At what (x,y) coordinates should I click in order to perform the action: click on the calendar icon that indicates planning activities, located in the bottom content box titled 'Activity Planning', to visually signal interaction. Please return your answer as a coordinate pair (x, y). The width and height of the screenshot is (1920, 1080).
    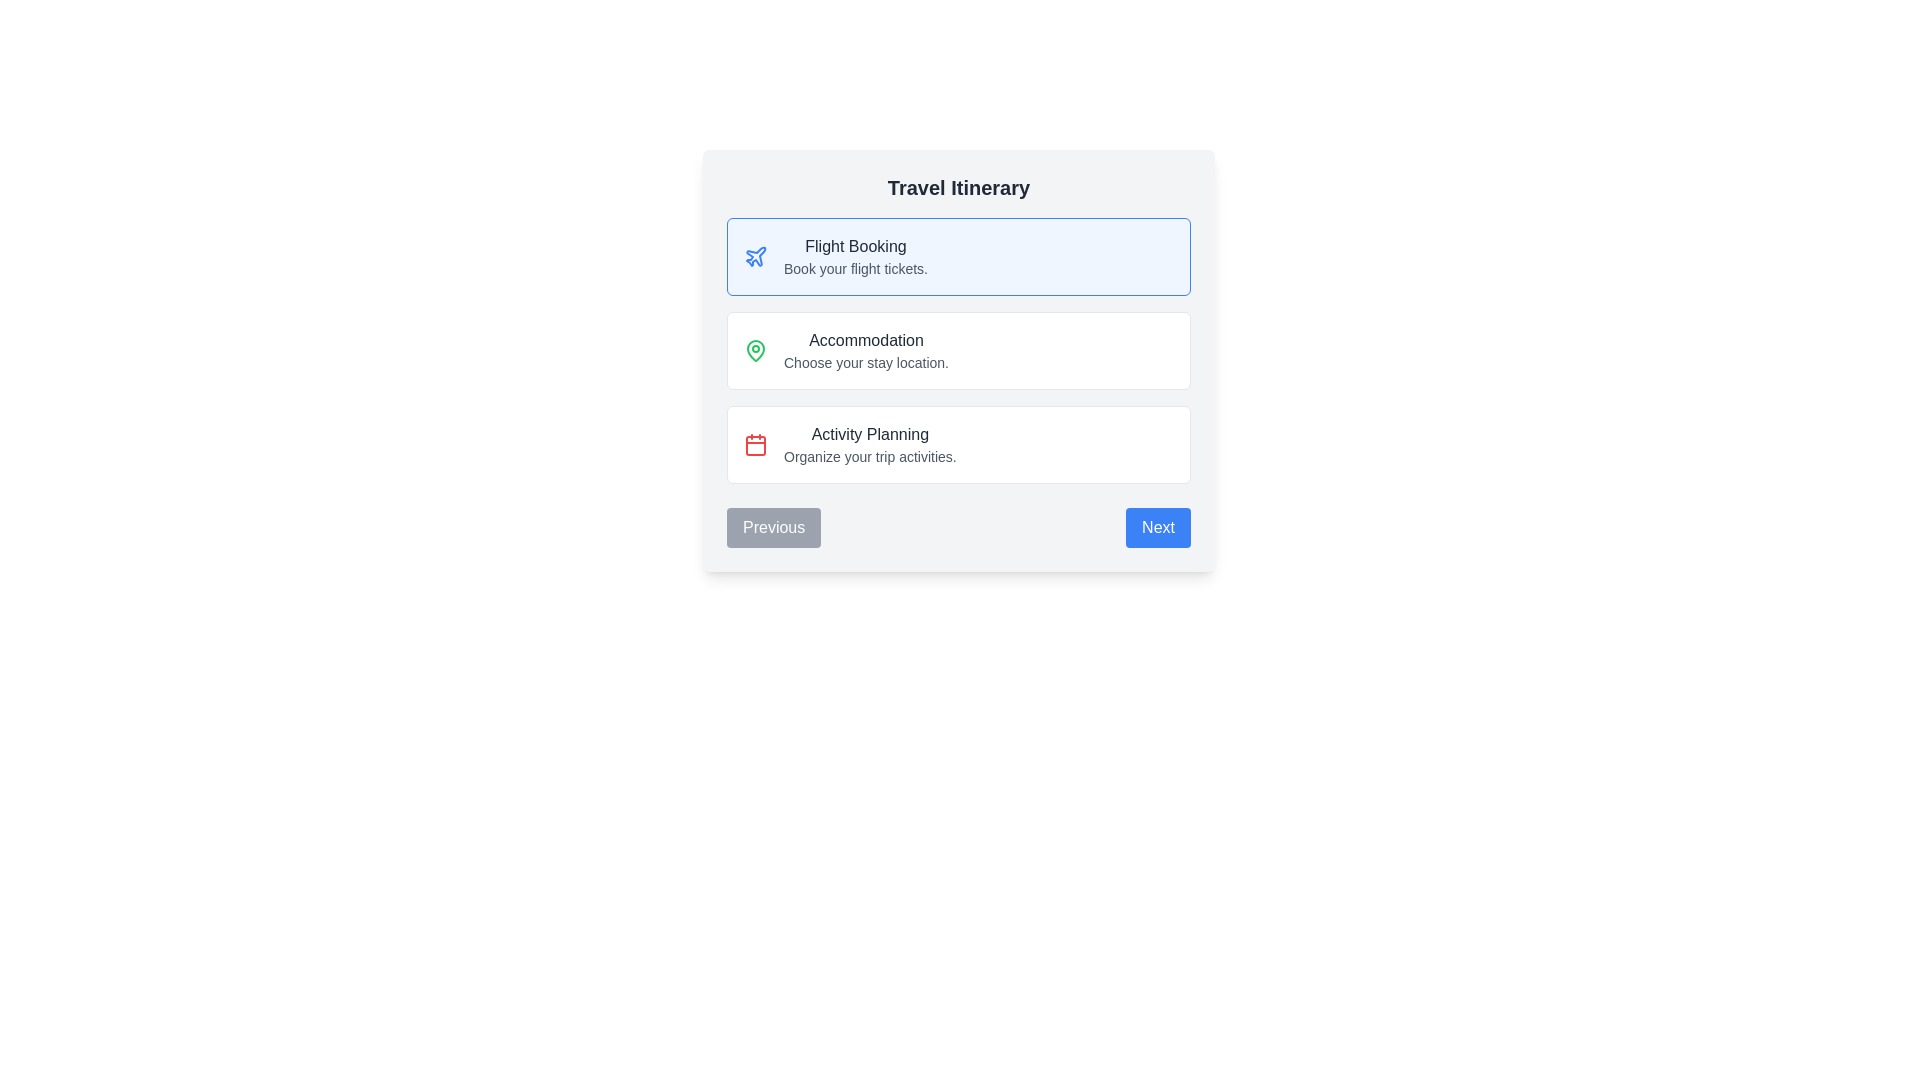
    Looking at the image, I should click on (754, 443).